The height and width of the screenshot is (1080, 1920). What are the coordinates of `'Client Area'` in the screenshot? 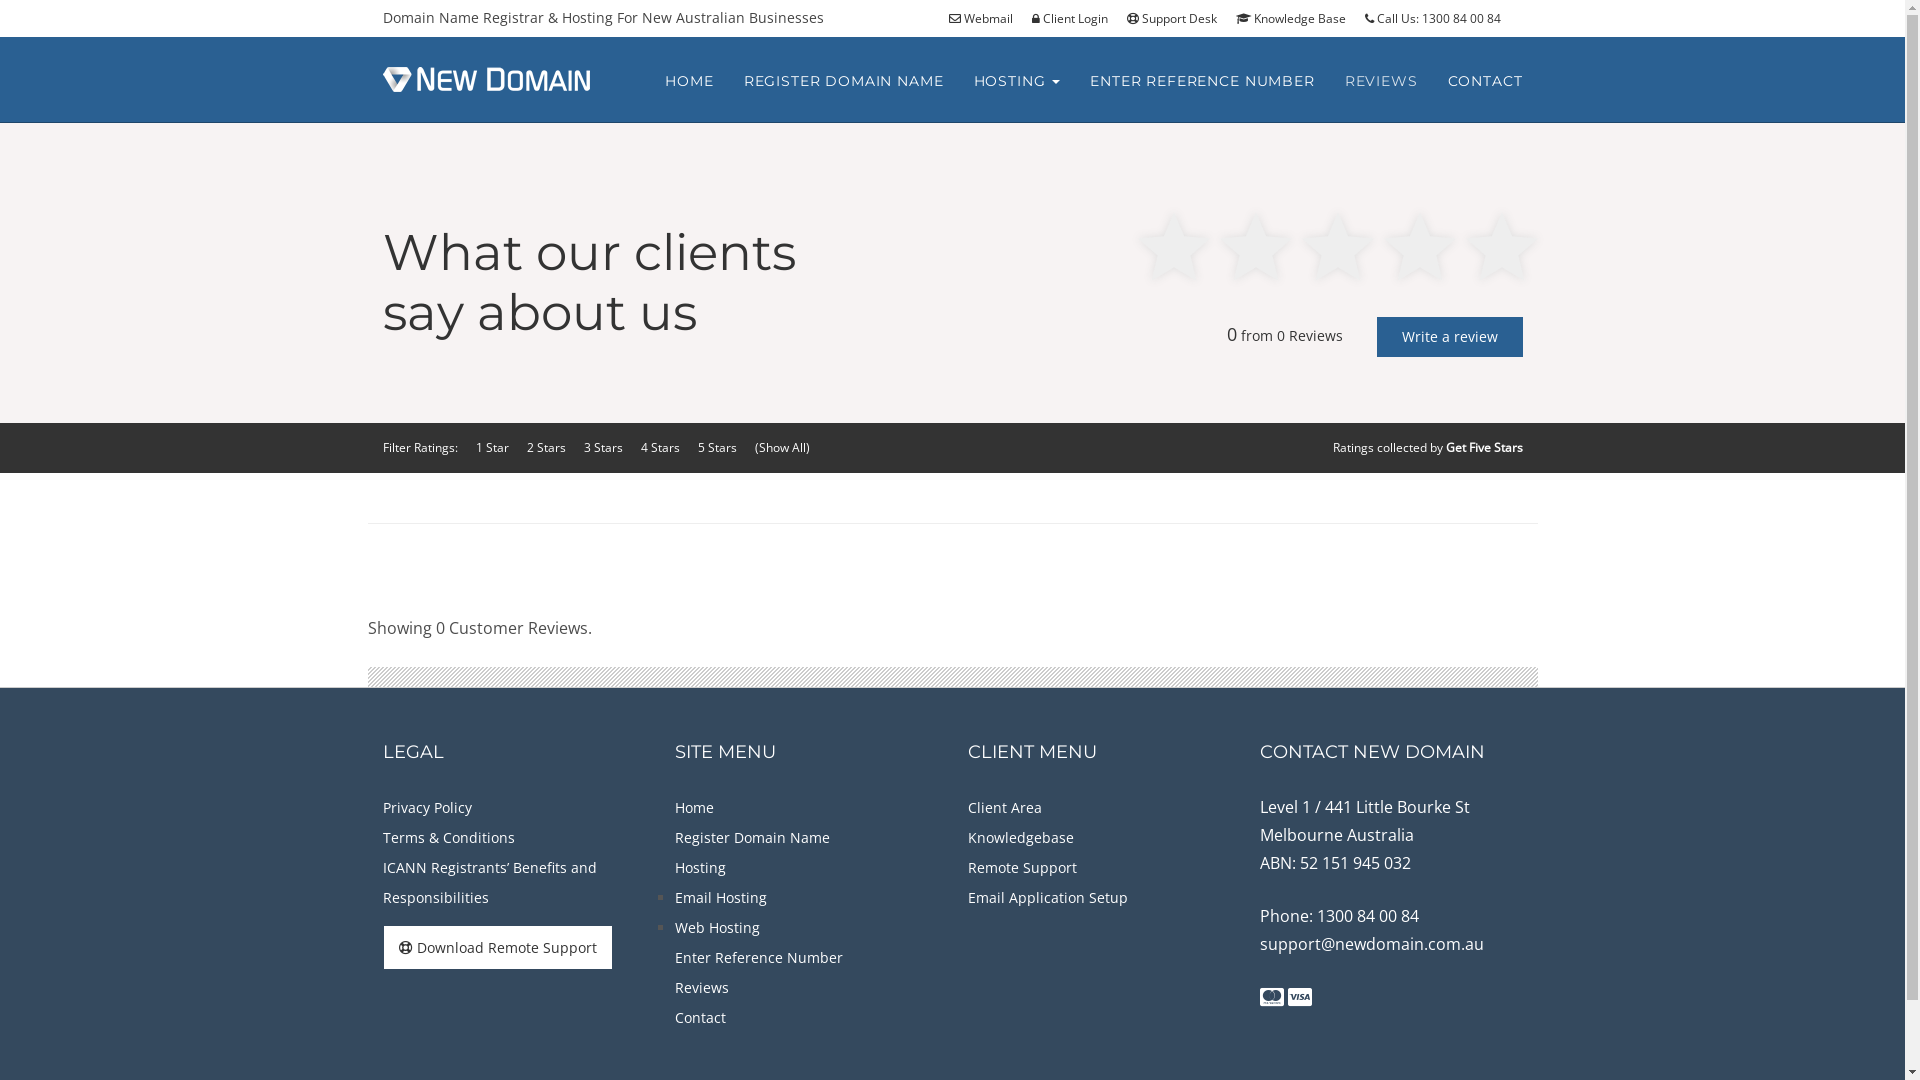 It's located at (1004, 806).